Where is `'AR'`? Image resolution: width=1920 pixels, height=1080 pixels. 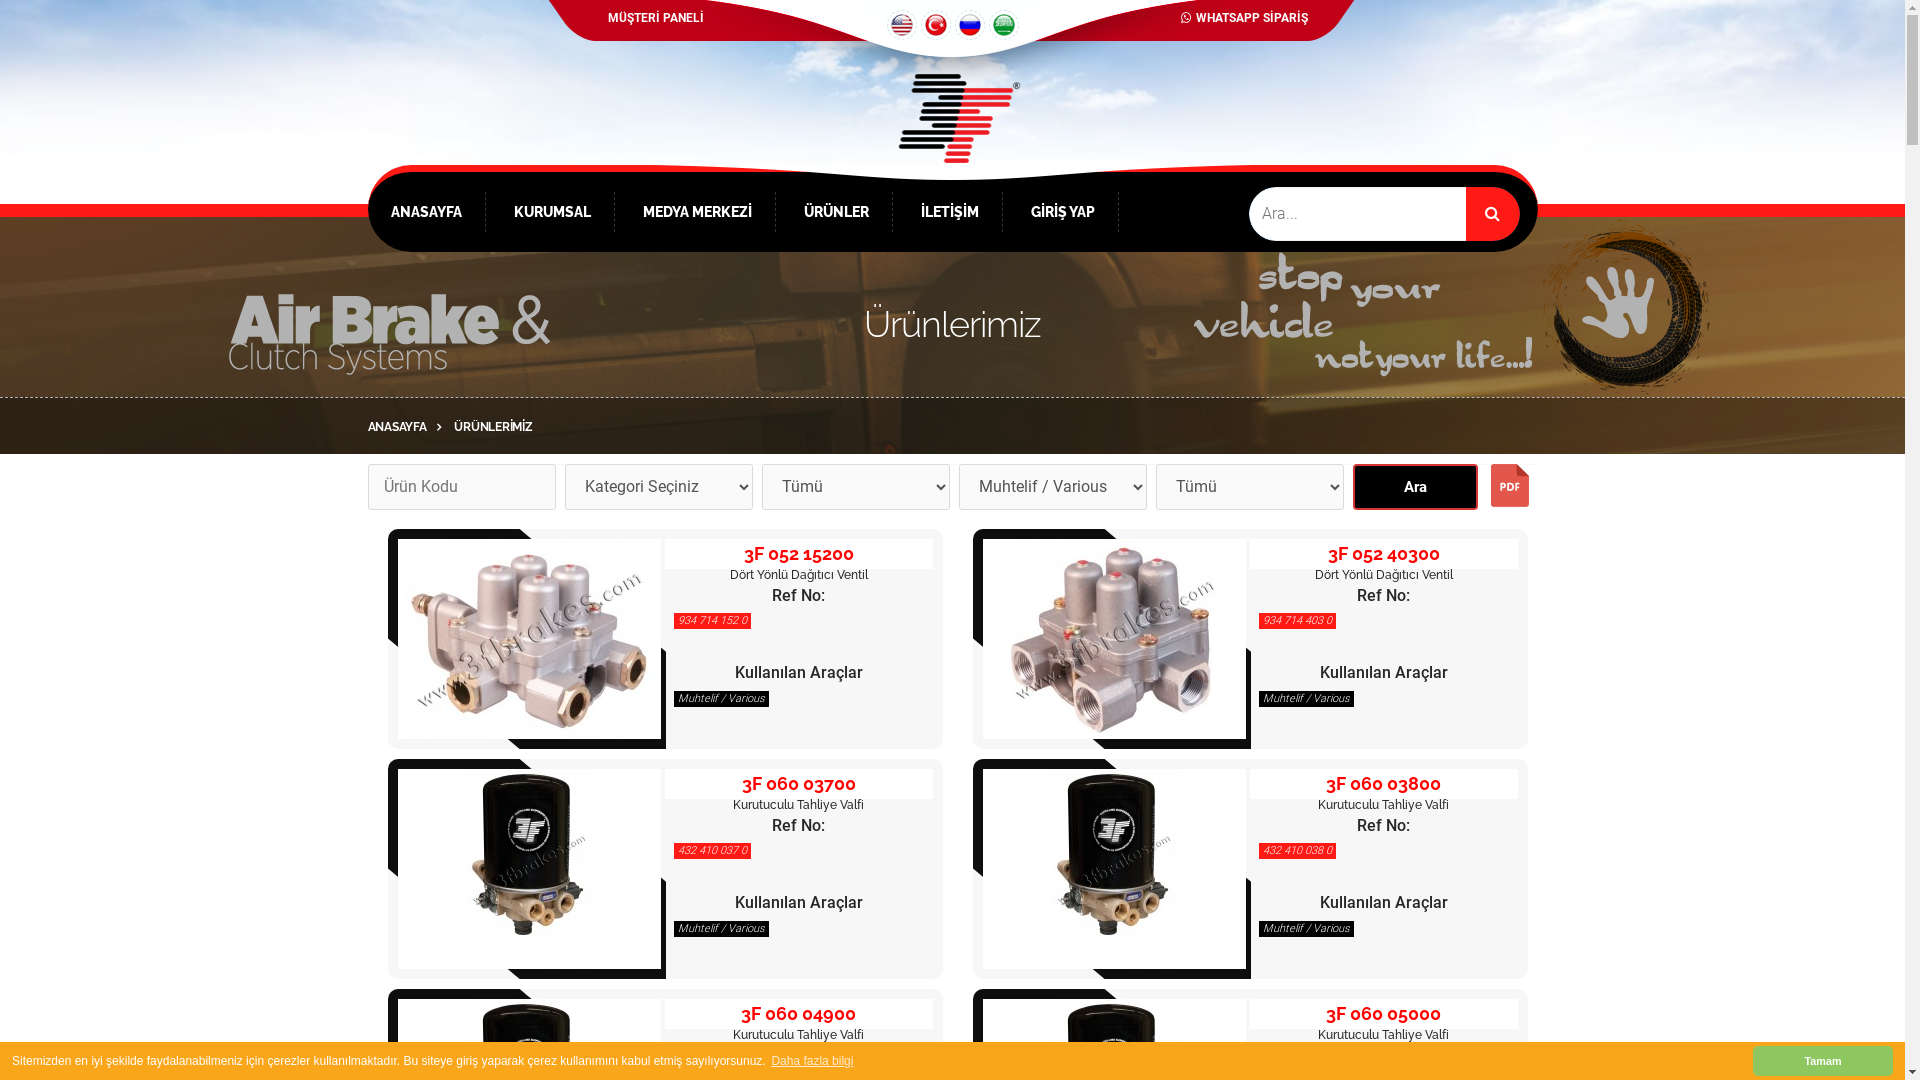 'AR' is located at coordinates (1003, 24).